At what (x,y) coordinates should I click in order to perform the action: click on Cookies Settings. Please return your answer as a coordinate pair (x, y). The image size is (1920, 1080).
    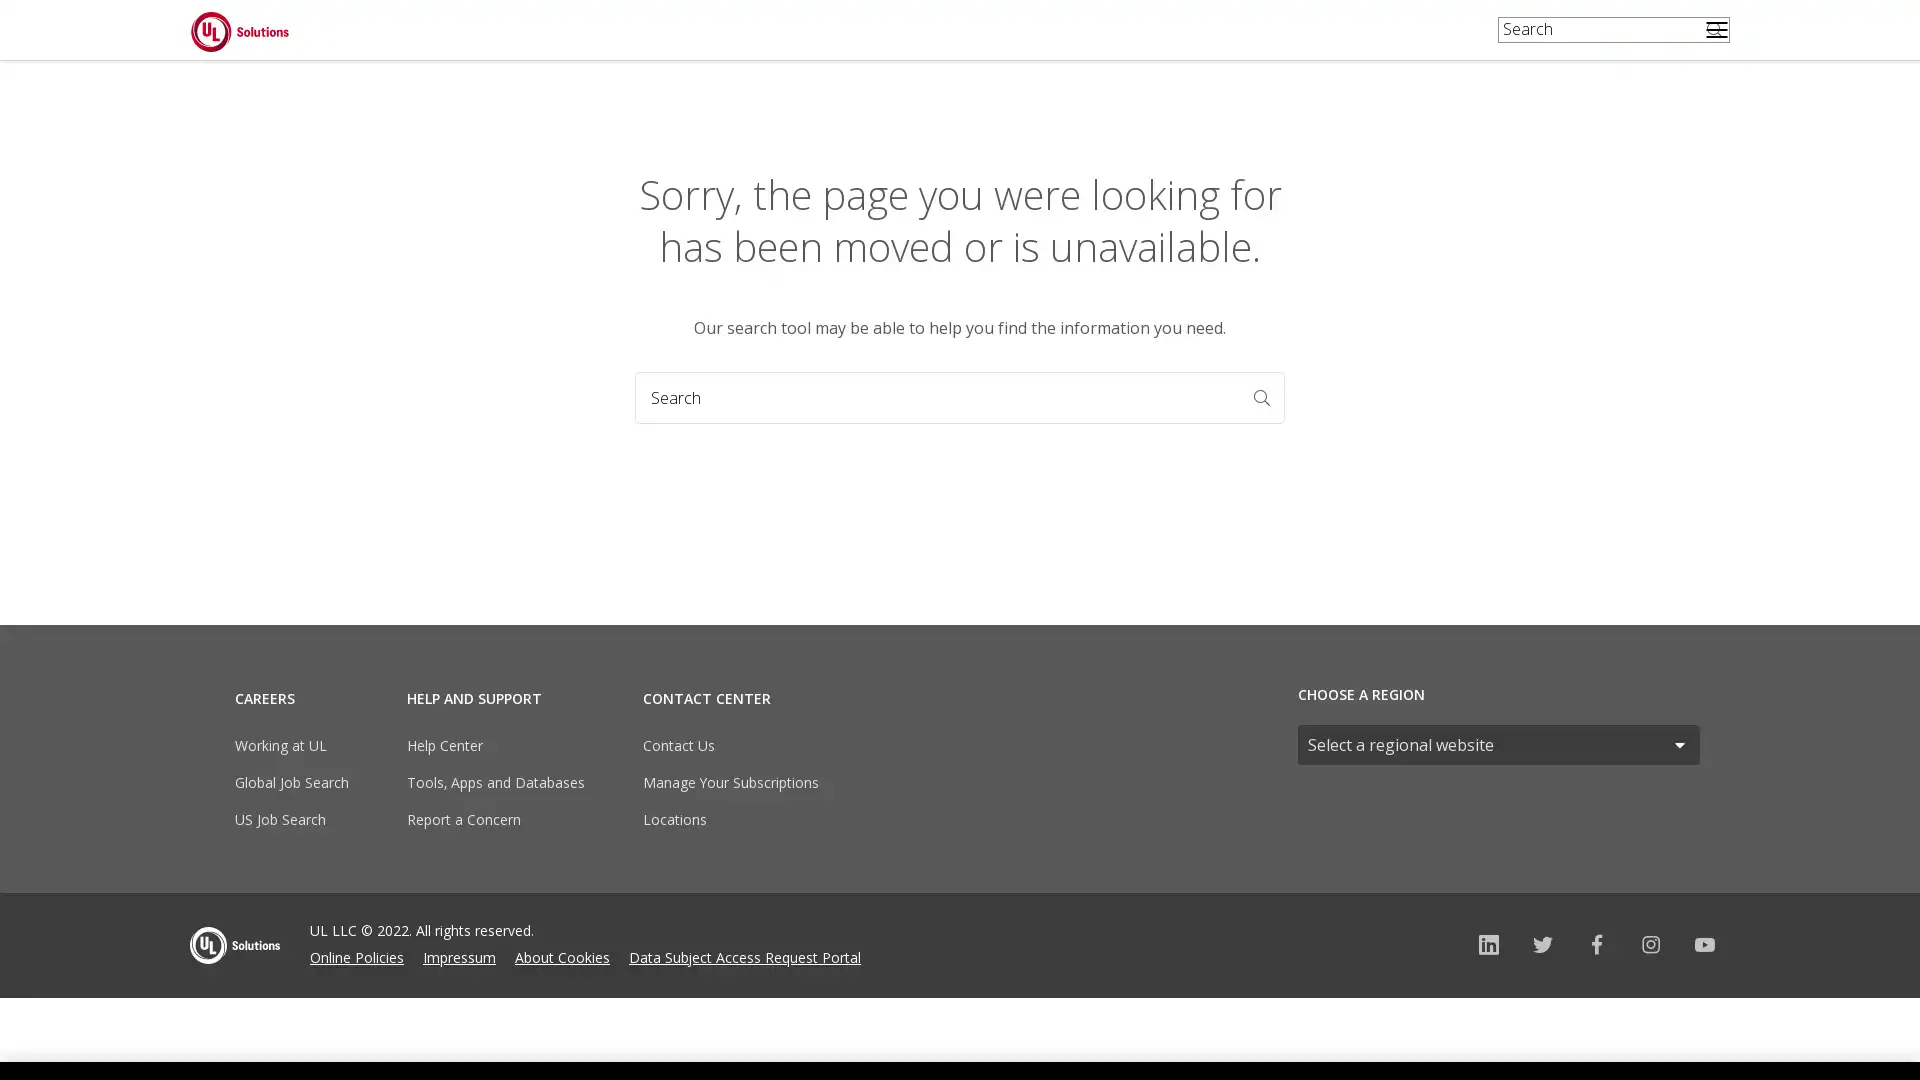
    Looking at the image, I should click on (1391, 1022).